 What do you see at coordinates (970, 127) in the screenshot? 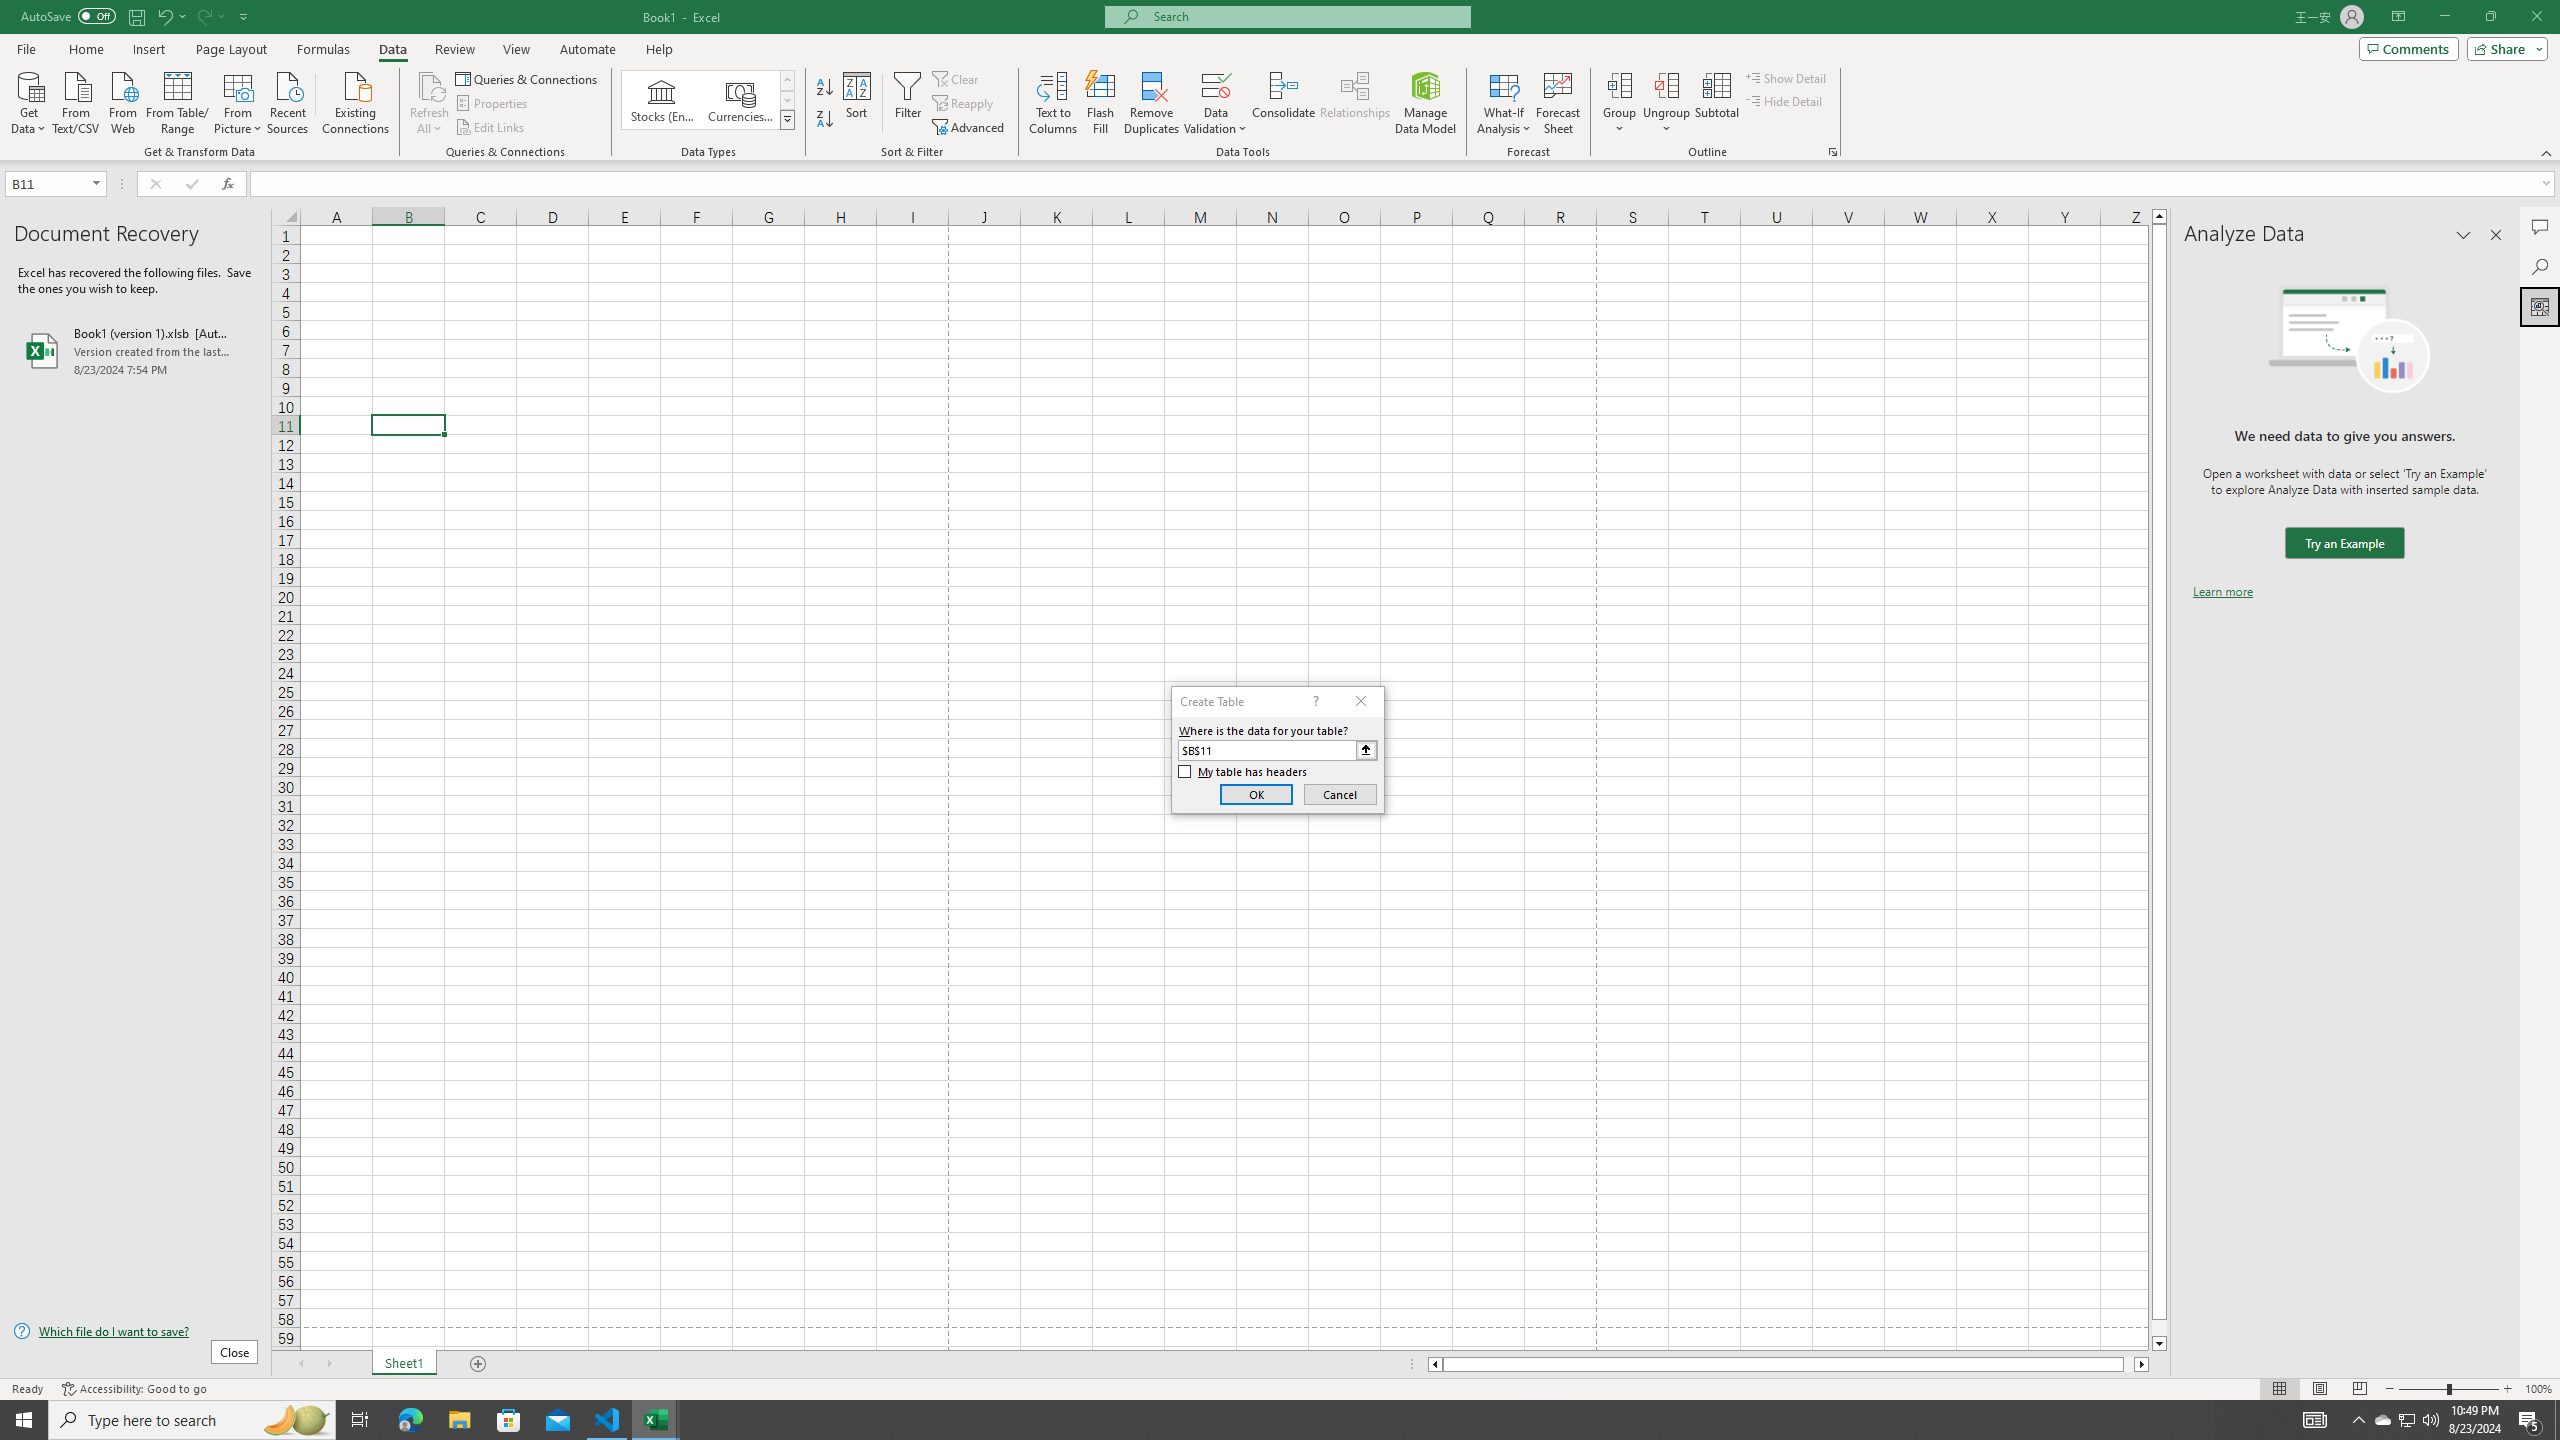
I see `'Advanced...'` at bounding box center [970, 127].